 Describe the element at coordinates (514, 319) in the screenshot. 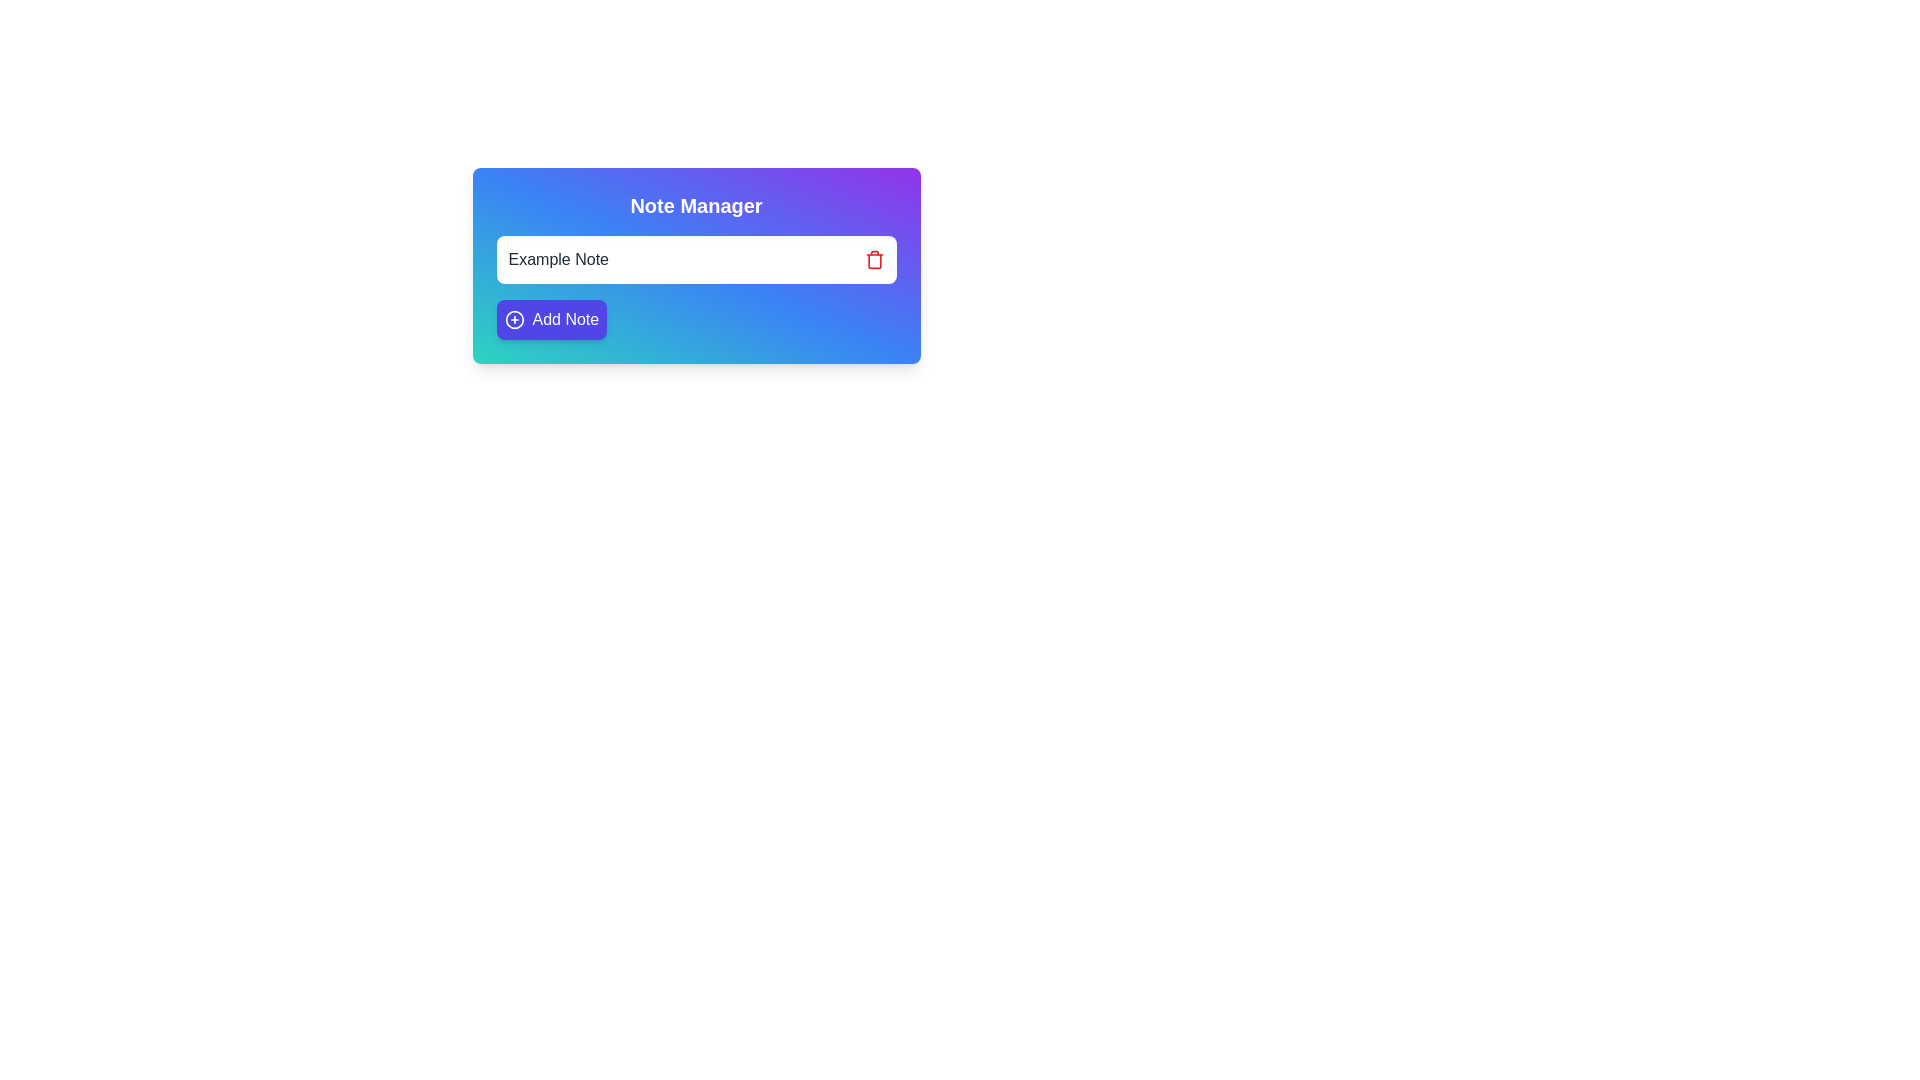

I see `the circular icon with a plus sign at its center, which is located to the left of the 'Add Note' text` at that location.